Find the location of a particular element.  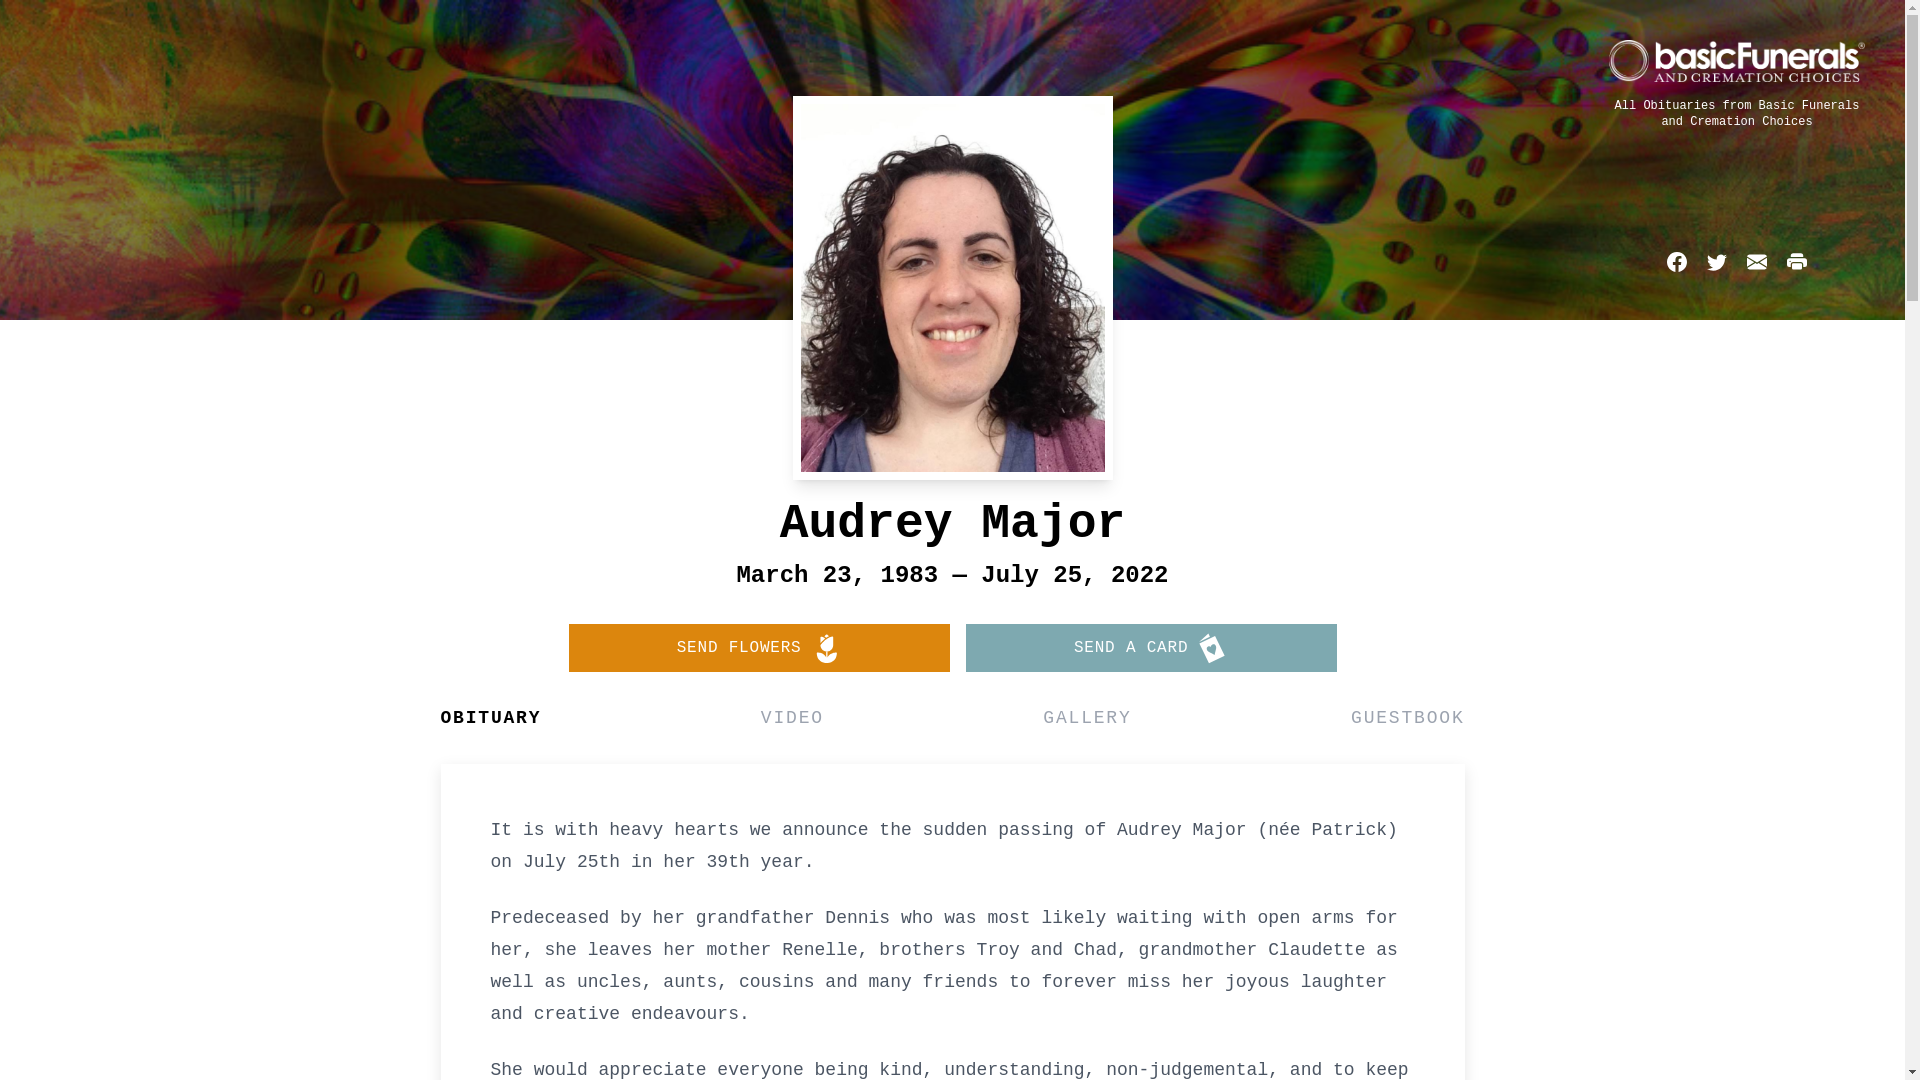

'SEND A CARD' is located at coordinates (1151, 648).